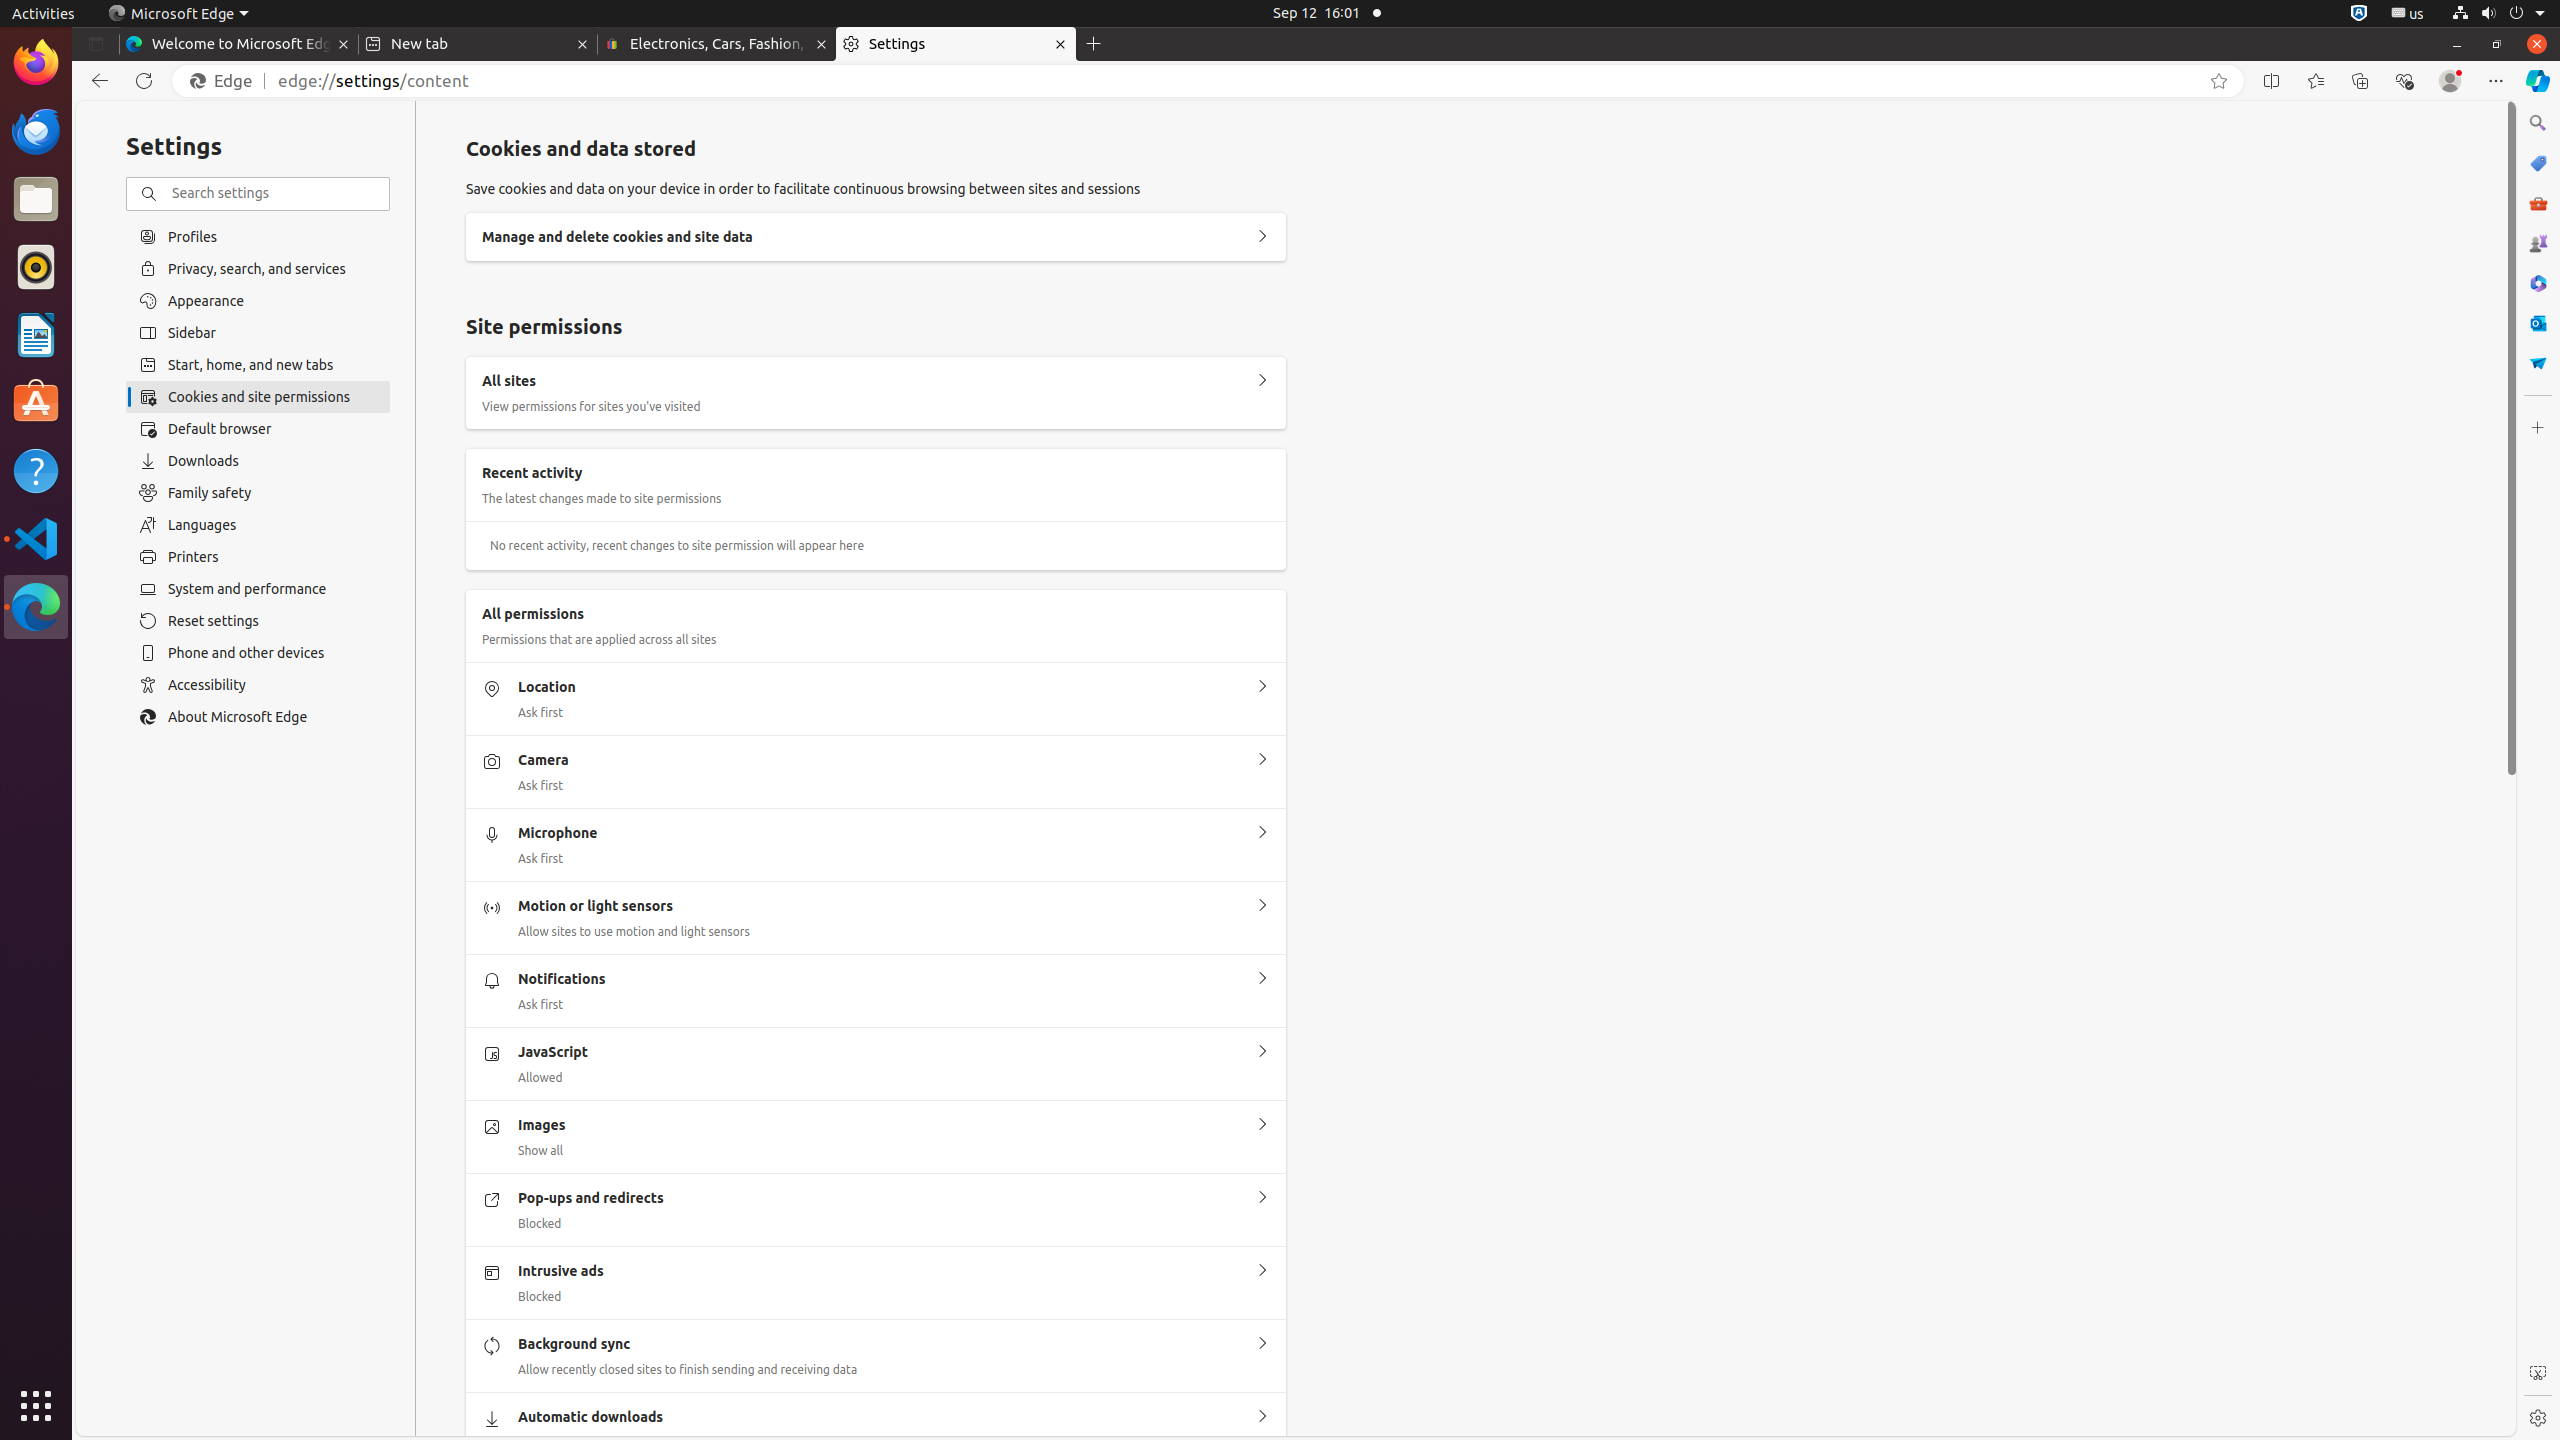  I want to click on 'Thunderbird Mail', so click(36, 130).